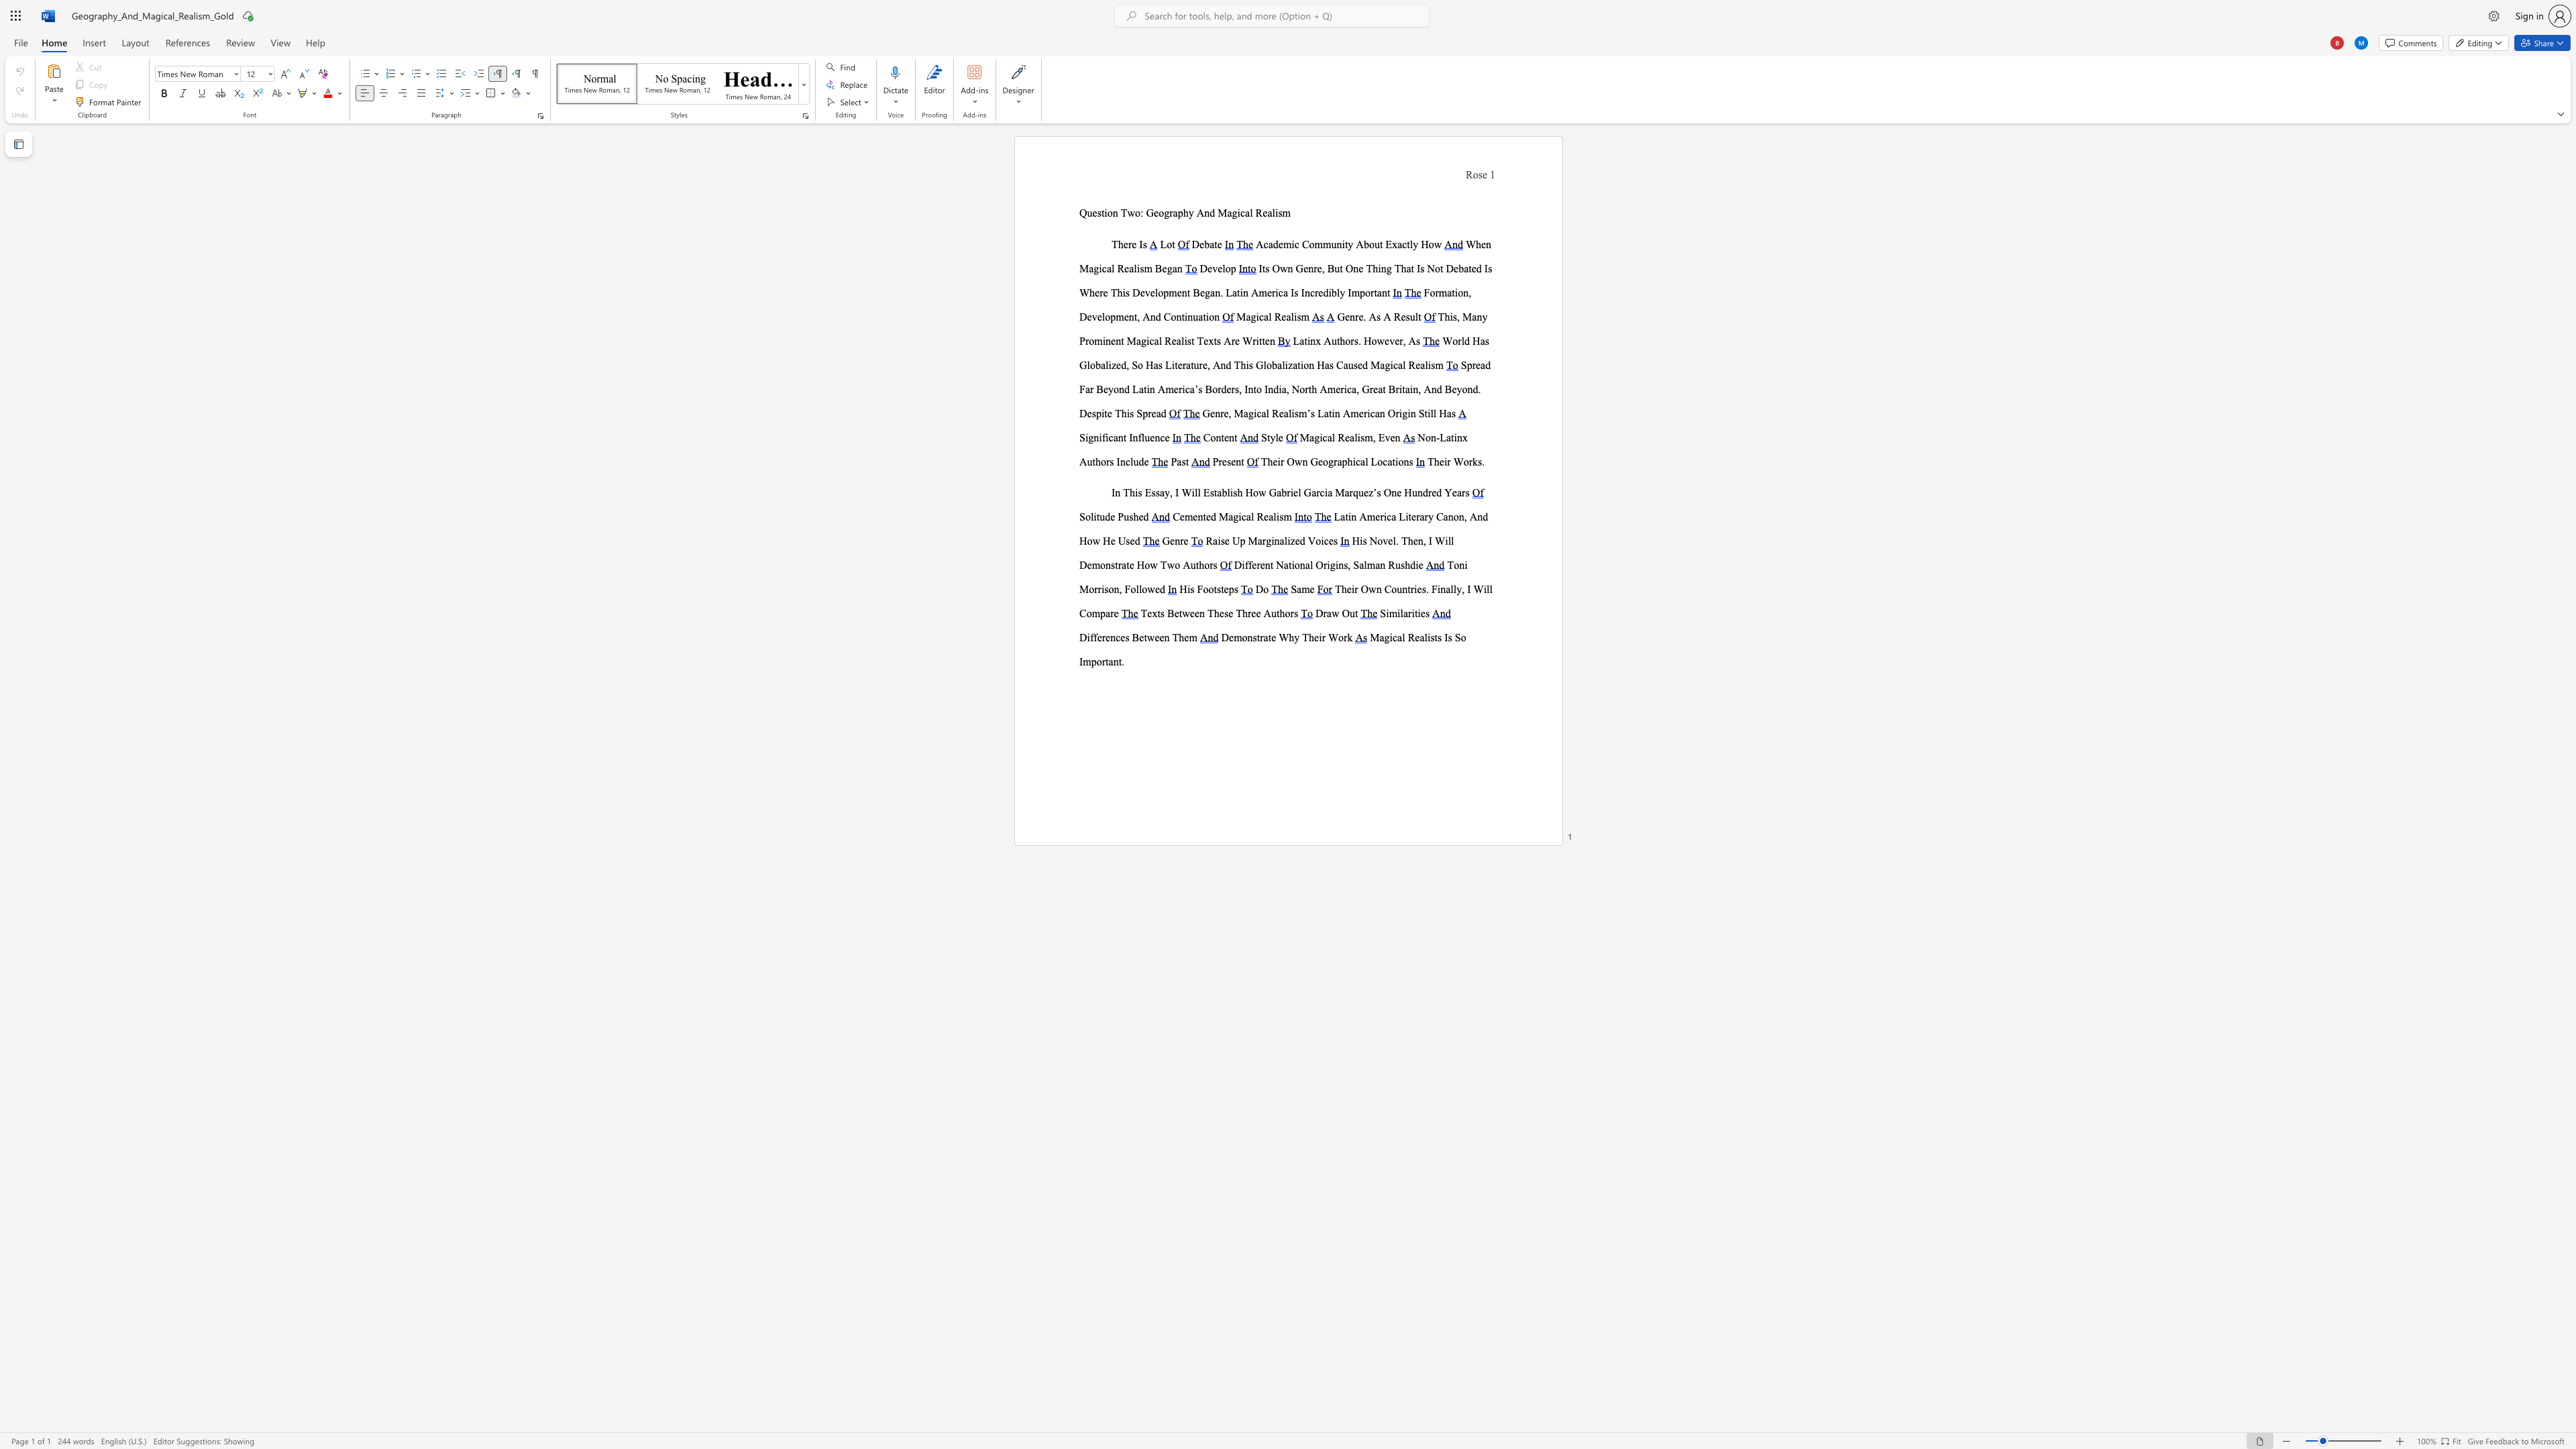 The width and height of the screenshot is (2576, 1449). Describe the element at coordinates (1376, 341) in the screenshot. I see `the subset text "wever, As" within the text "Latinx Authors. However, As"` at that location.